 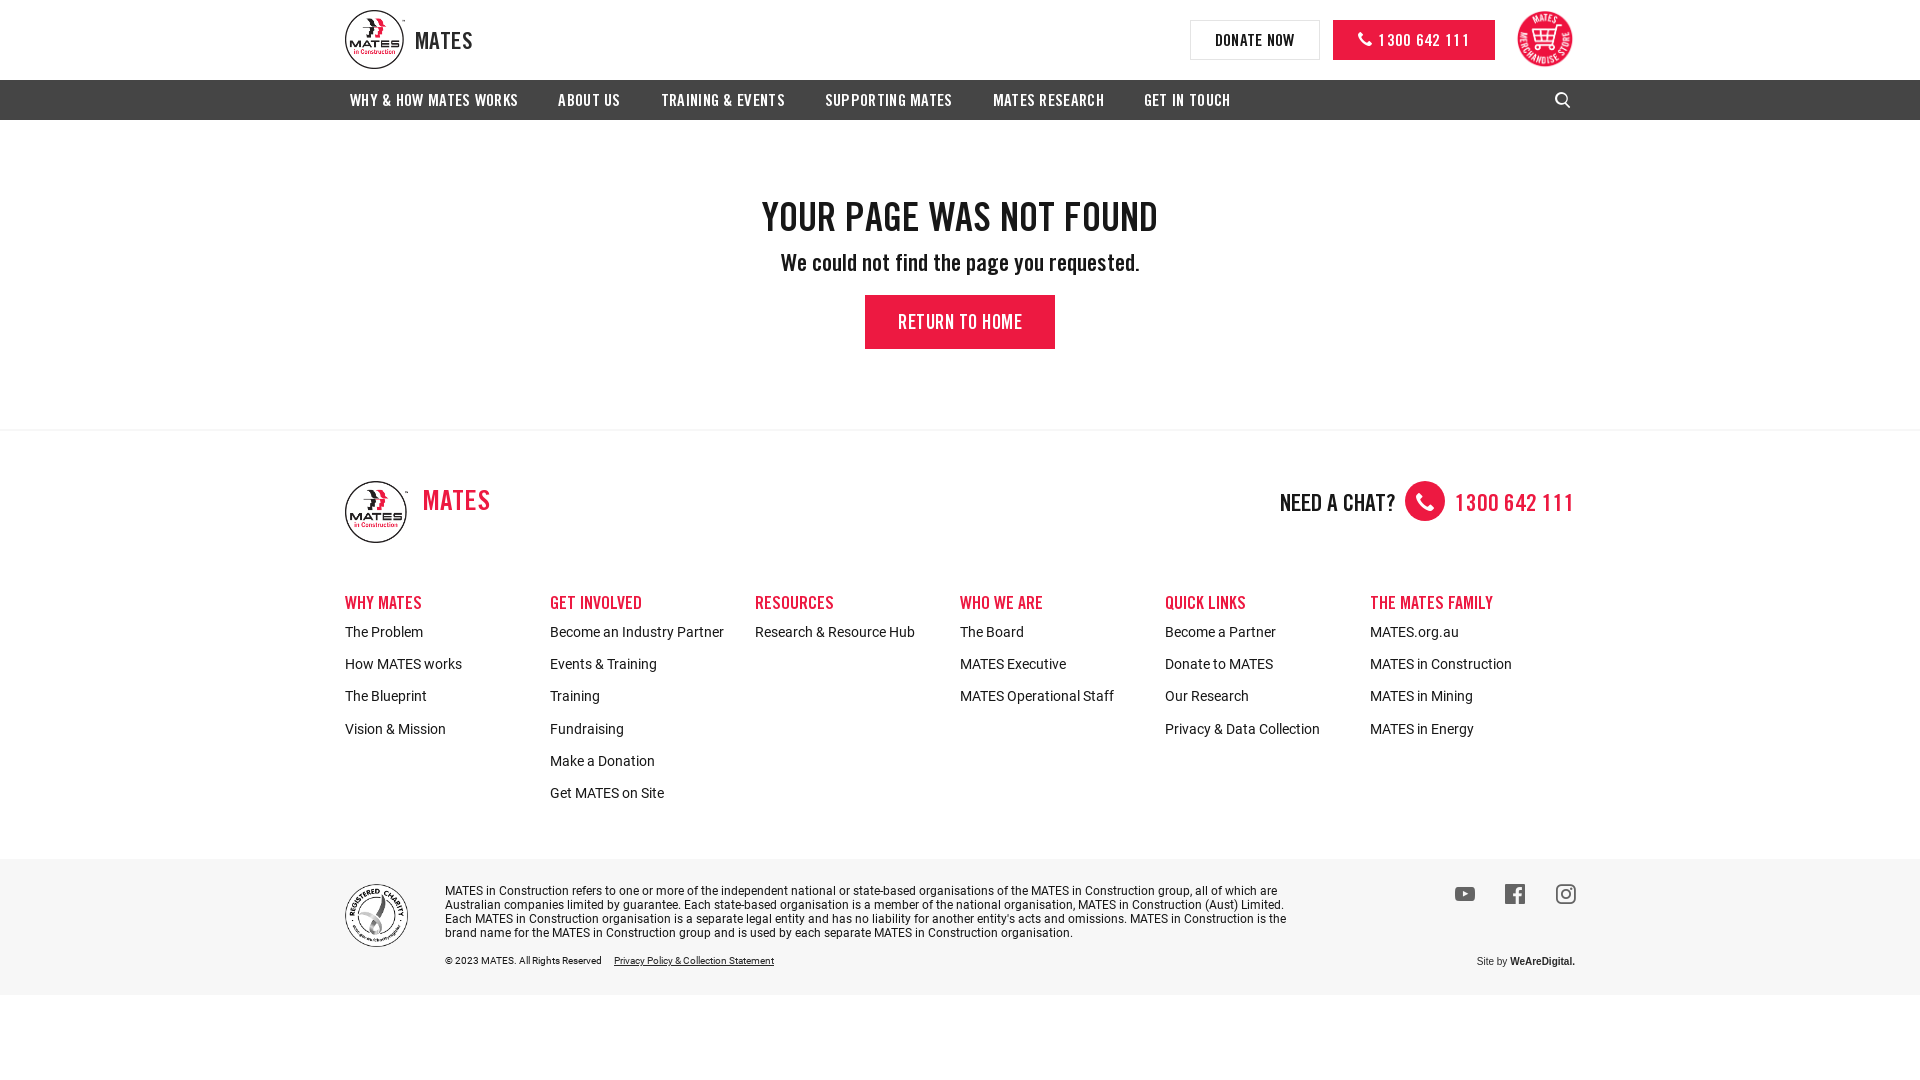 What do you see at coordinates (345, 694) in the screenshot?
I see `'The Blueprint'` at bounding box center [345, 694].